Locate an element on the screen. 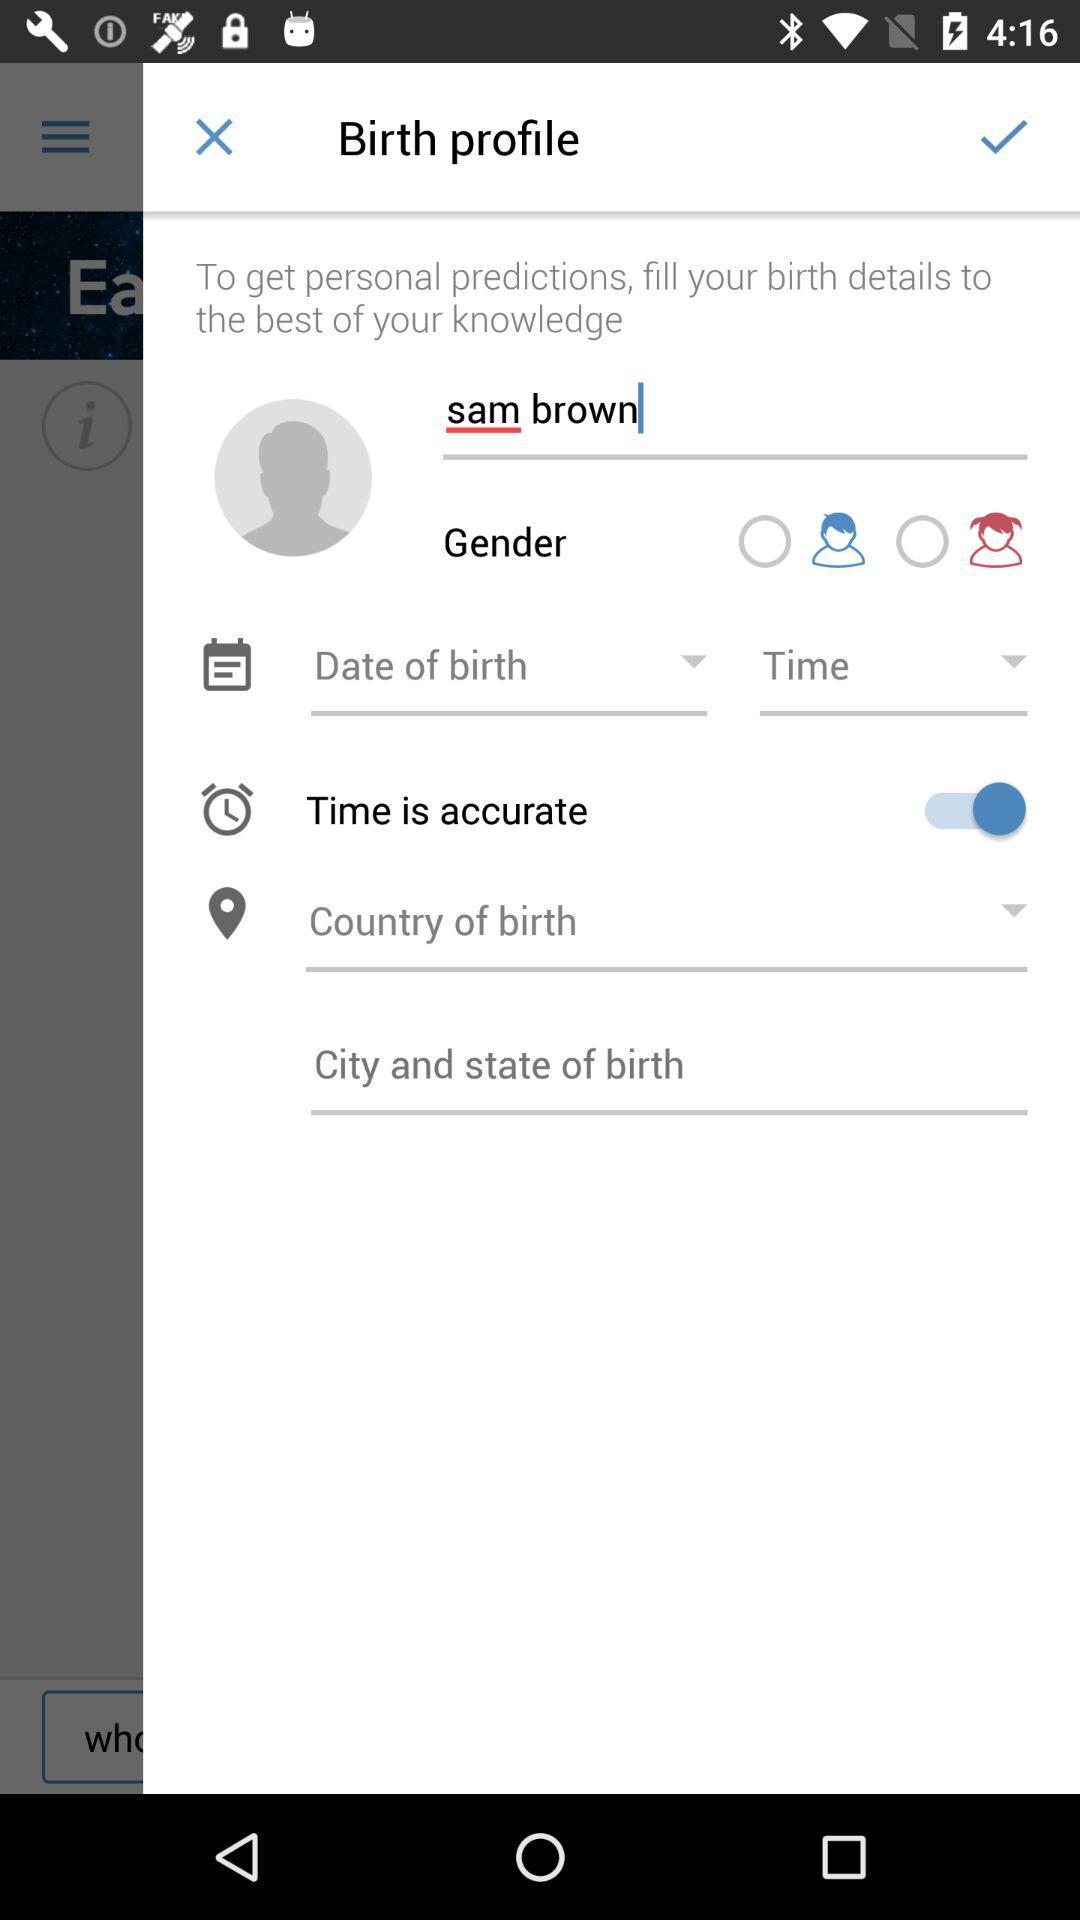 The height and width of the screenshot is (1920, 1080). female as gender is located at coordinates (922, 541).